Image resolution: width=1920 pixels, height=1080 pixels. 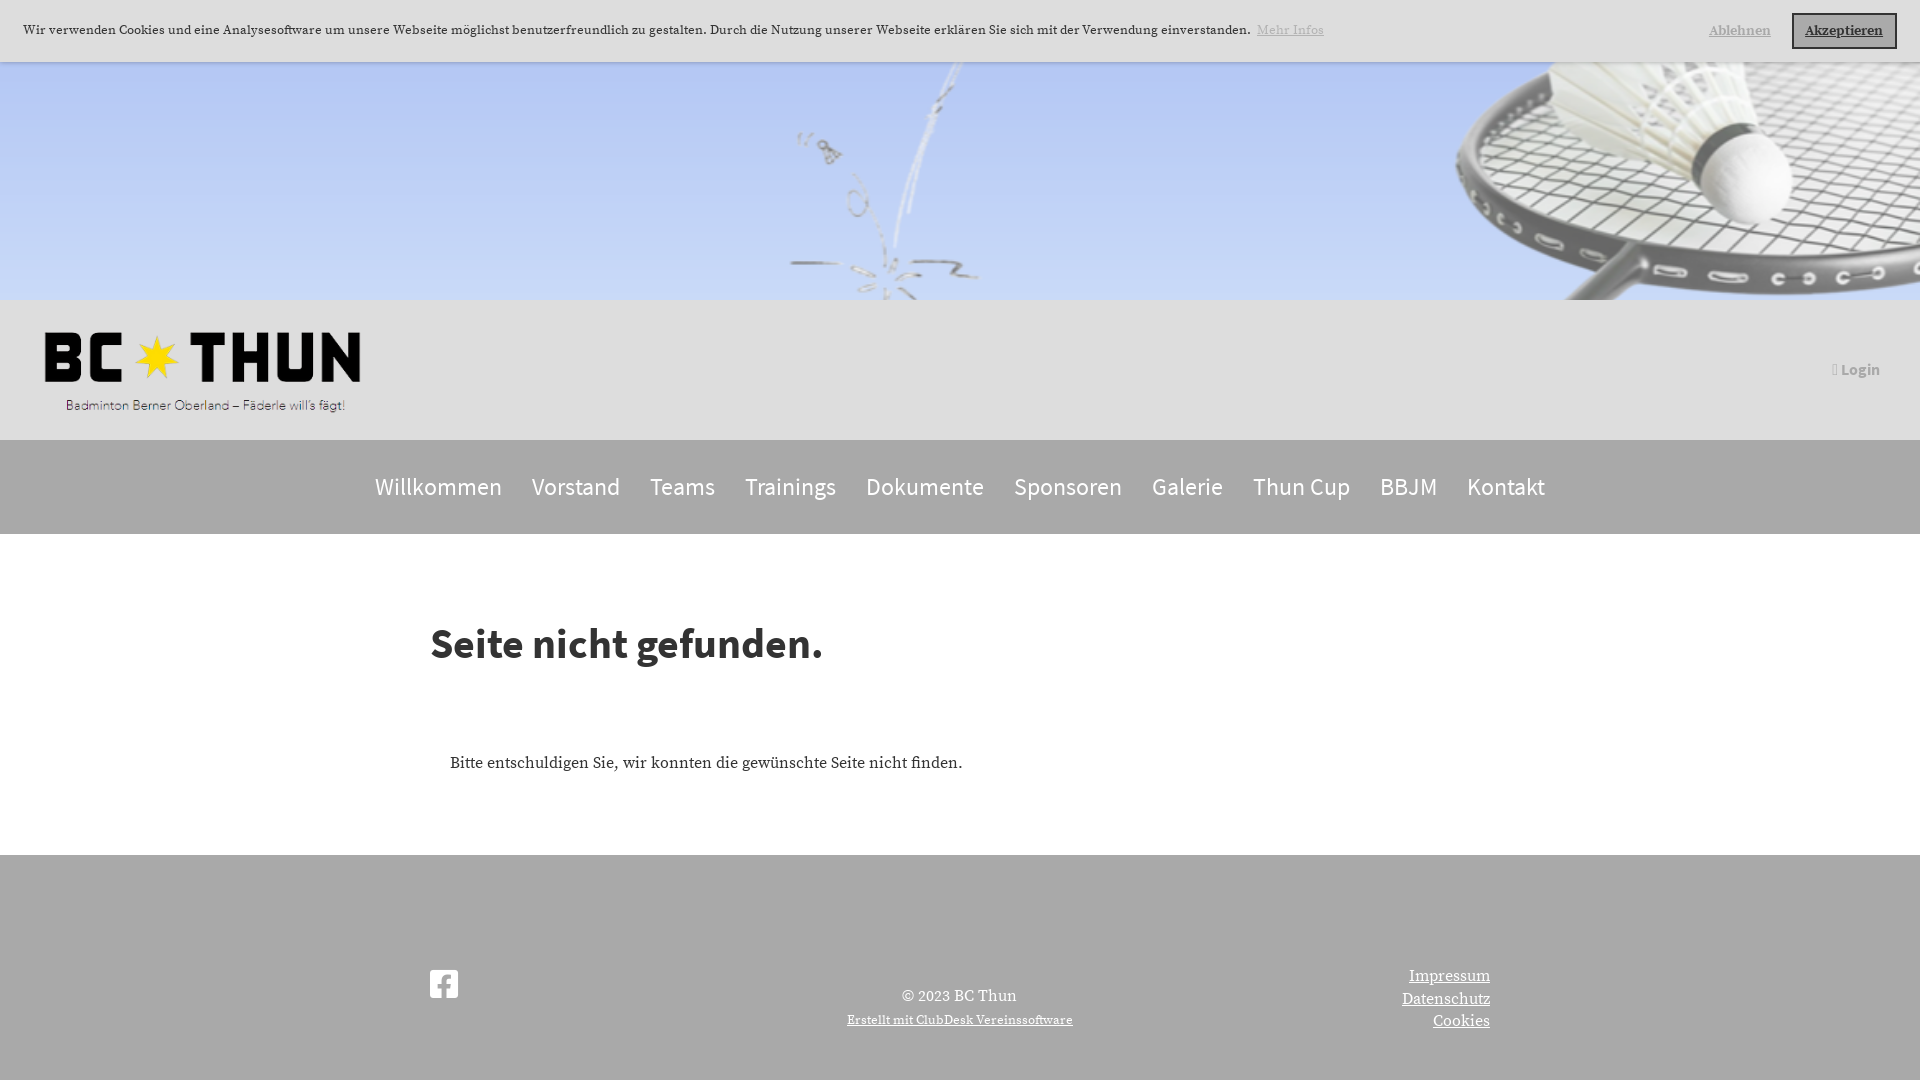 What do you see at coordinates (1738, 30) in the screenshot?
I see `'Ablehnen'` at bounding box center [1738, 30].